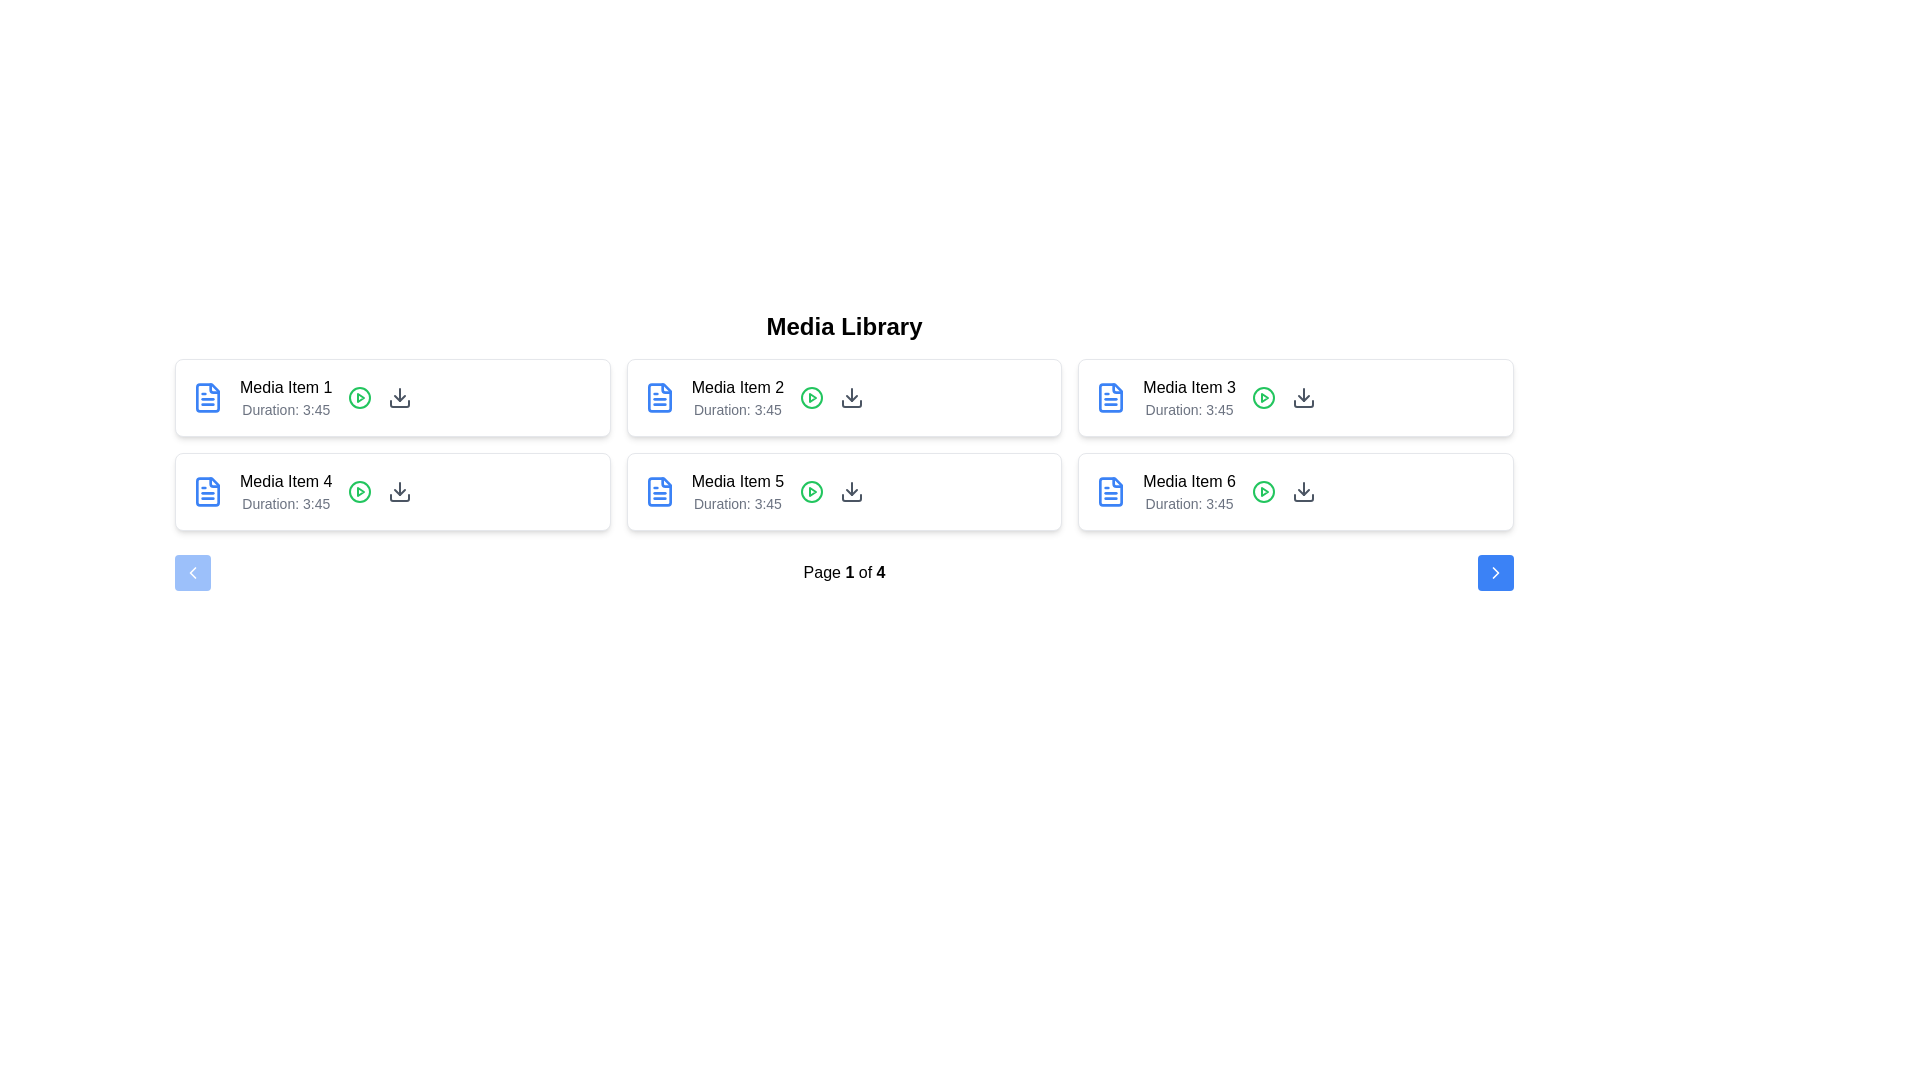 The image size is (1920, 1080). I want to click on circular element with a green outline and white interior, part of the play button icon situated in the top-left quadrant of the interface, adjacent to 'Media Item 1', so click(360, 397).